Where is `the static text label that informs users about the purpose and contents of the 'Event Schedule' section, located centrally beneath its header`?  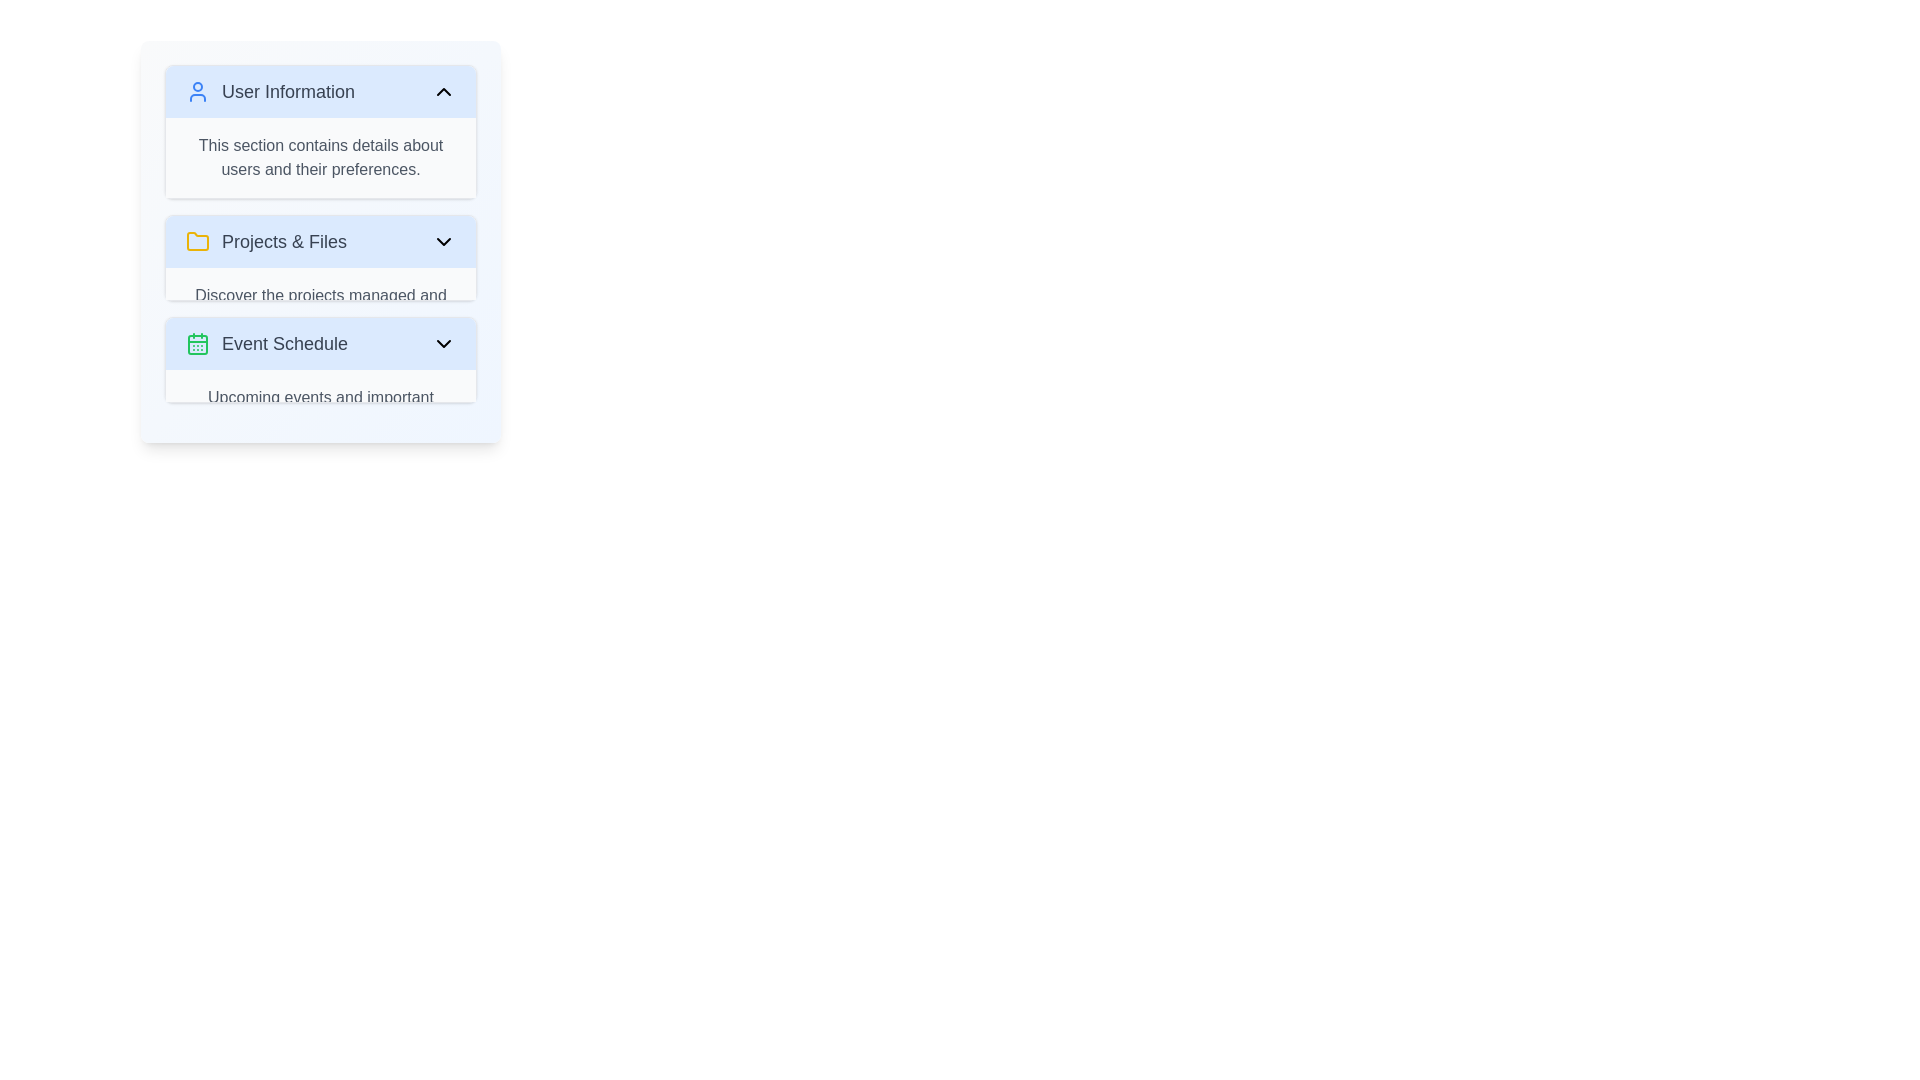
the static text label that informs users about the purpose and contents of the 'Event Schedule' section, located centrally beneath its header is located at coordinates (321, 408).